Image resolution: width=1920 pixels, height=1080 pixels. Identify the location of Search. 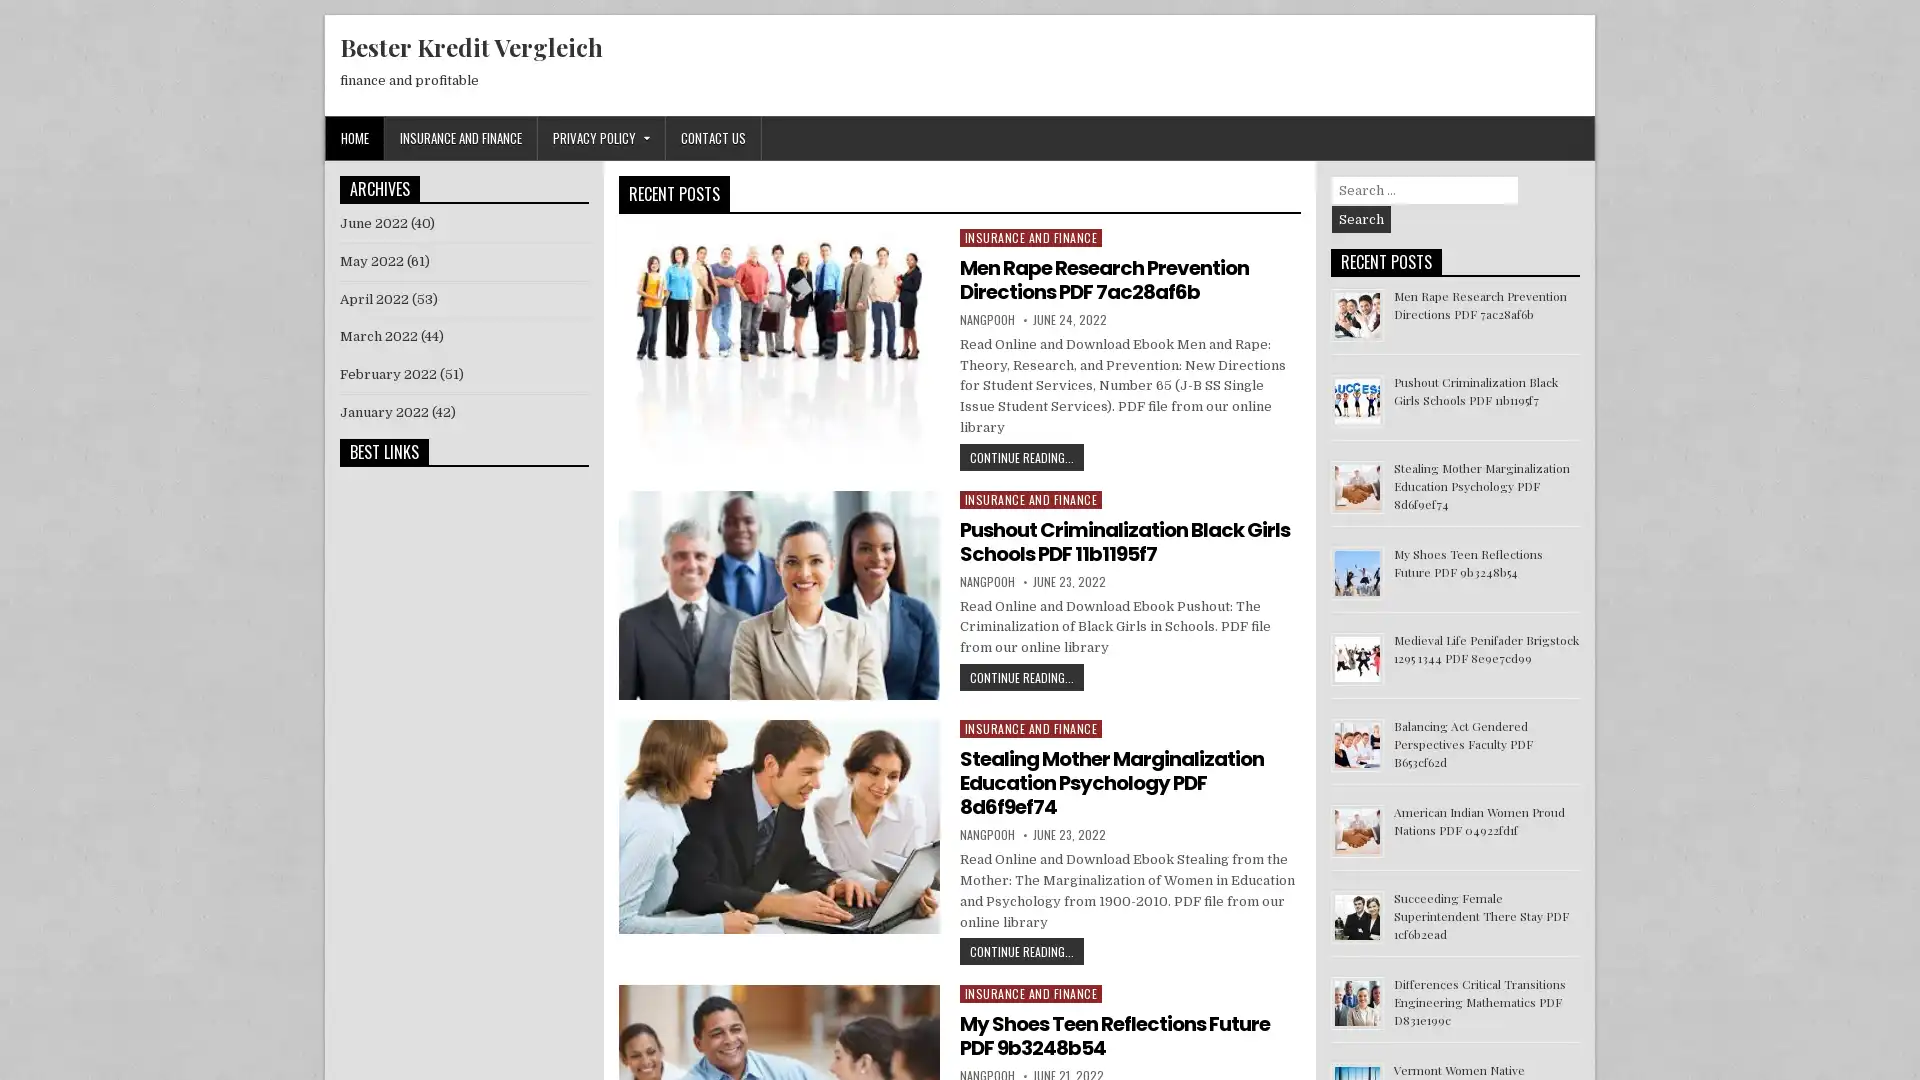
(1360, 219).